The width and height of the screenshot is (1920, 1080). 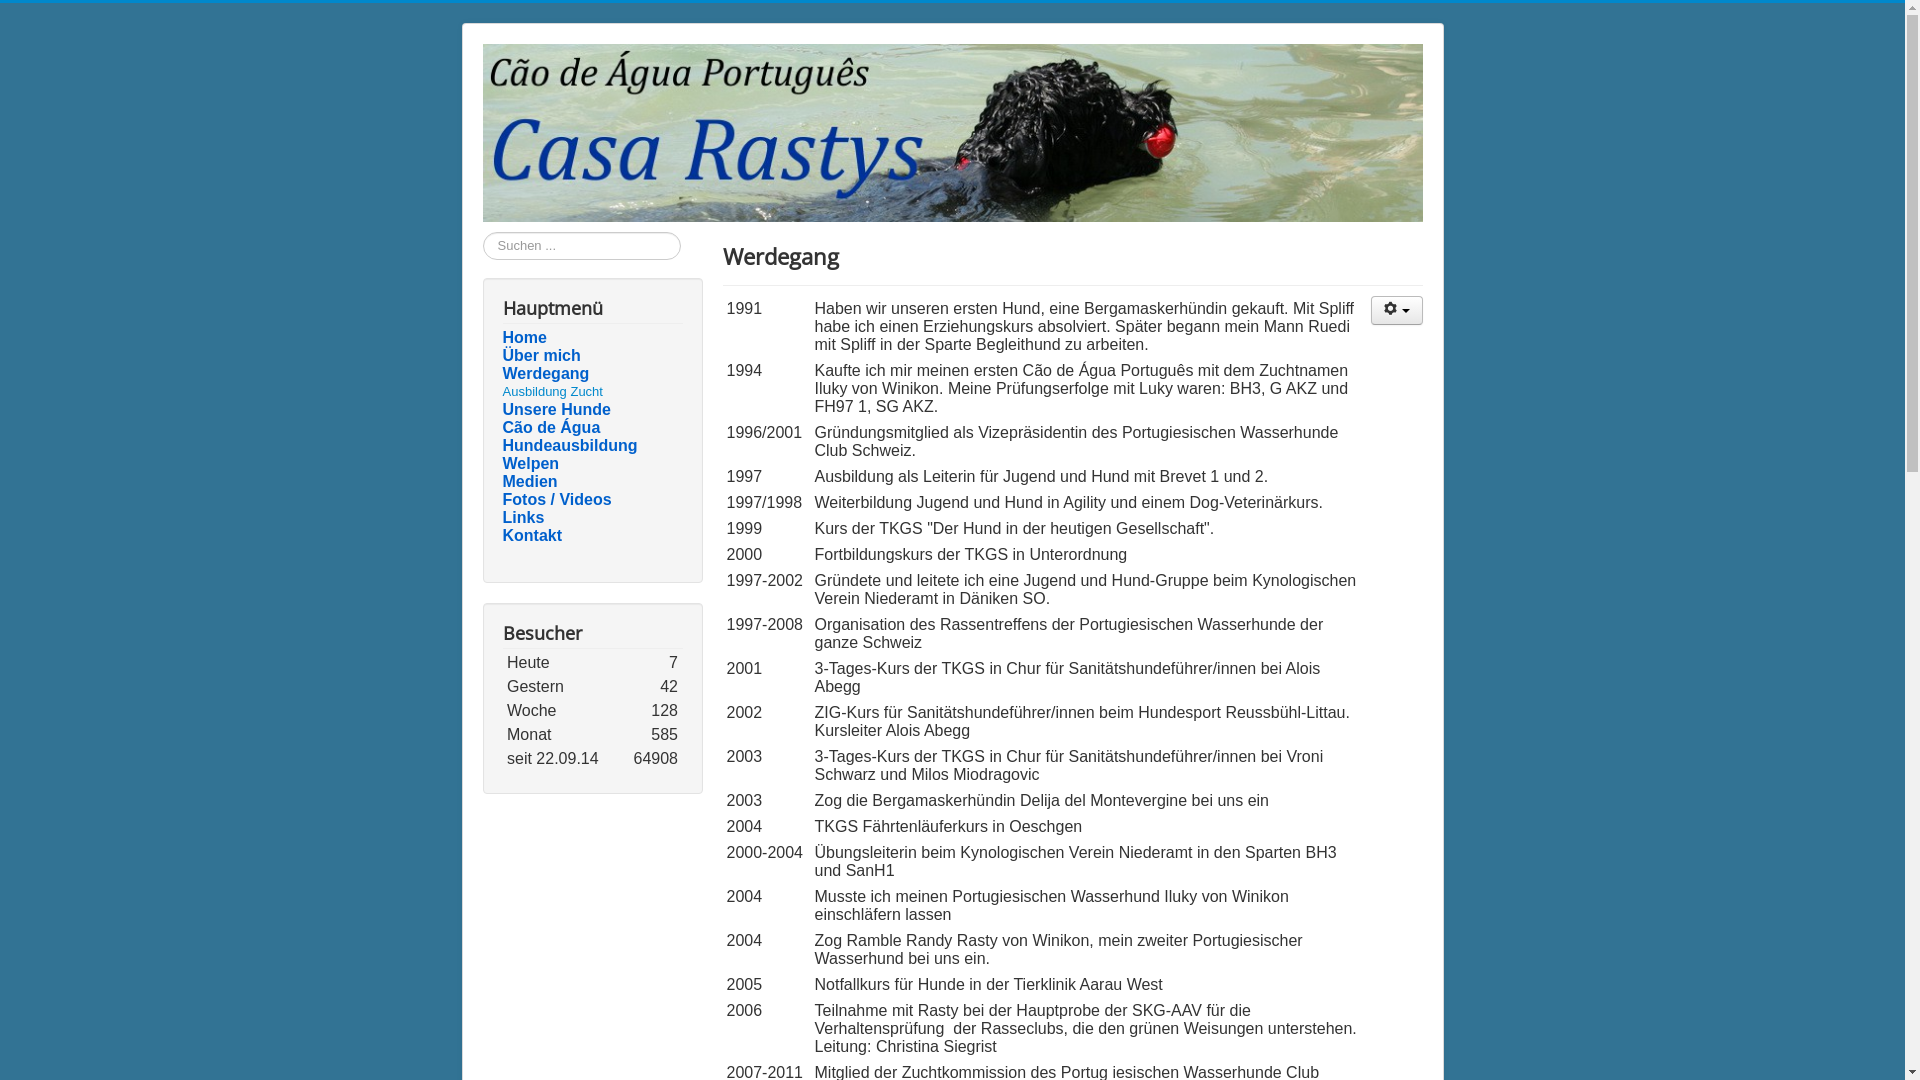 What do you see at coordinates (502, 499) in the screenshot?
I see `'Fotos / Videos'` at bounding box center [502, 499].